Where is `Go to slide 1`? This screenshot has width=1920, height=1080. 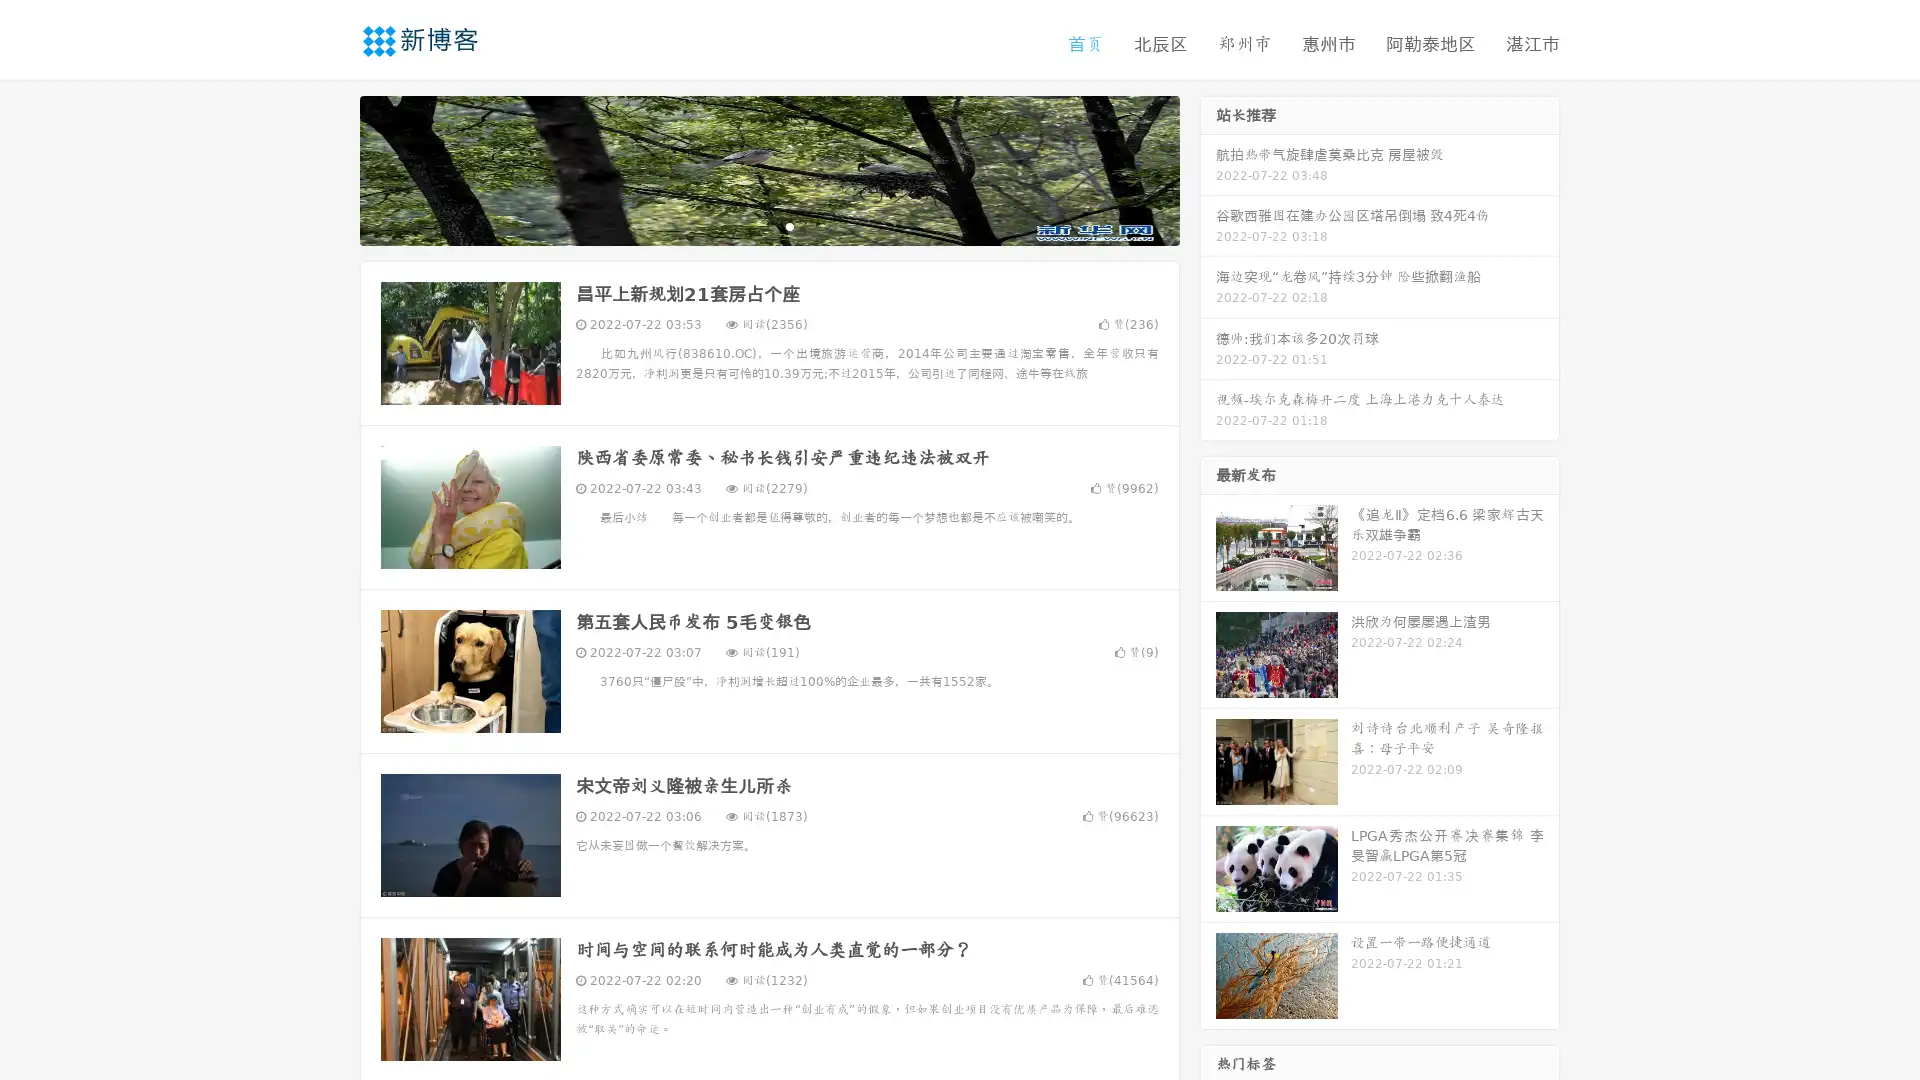 Go to slide 1 is located at coordinates (748, 225).